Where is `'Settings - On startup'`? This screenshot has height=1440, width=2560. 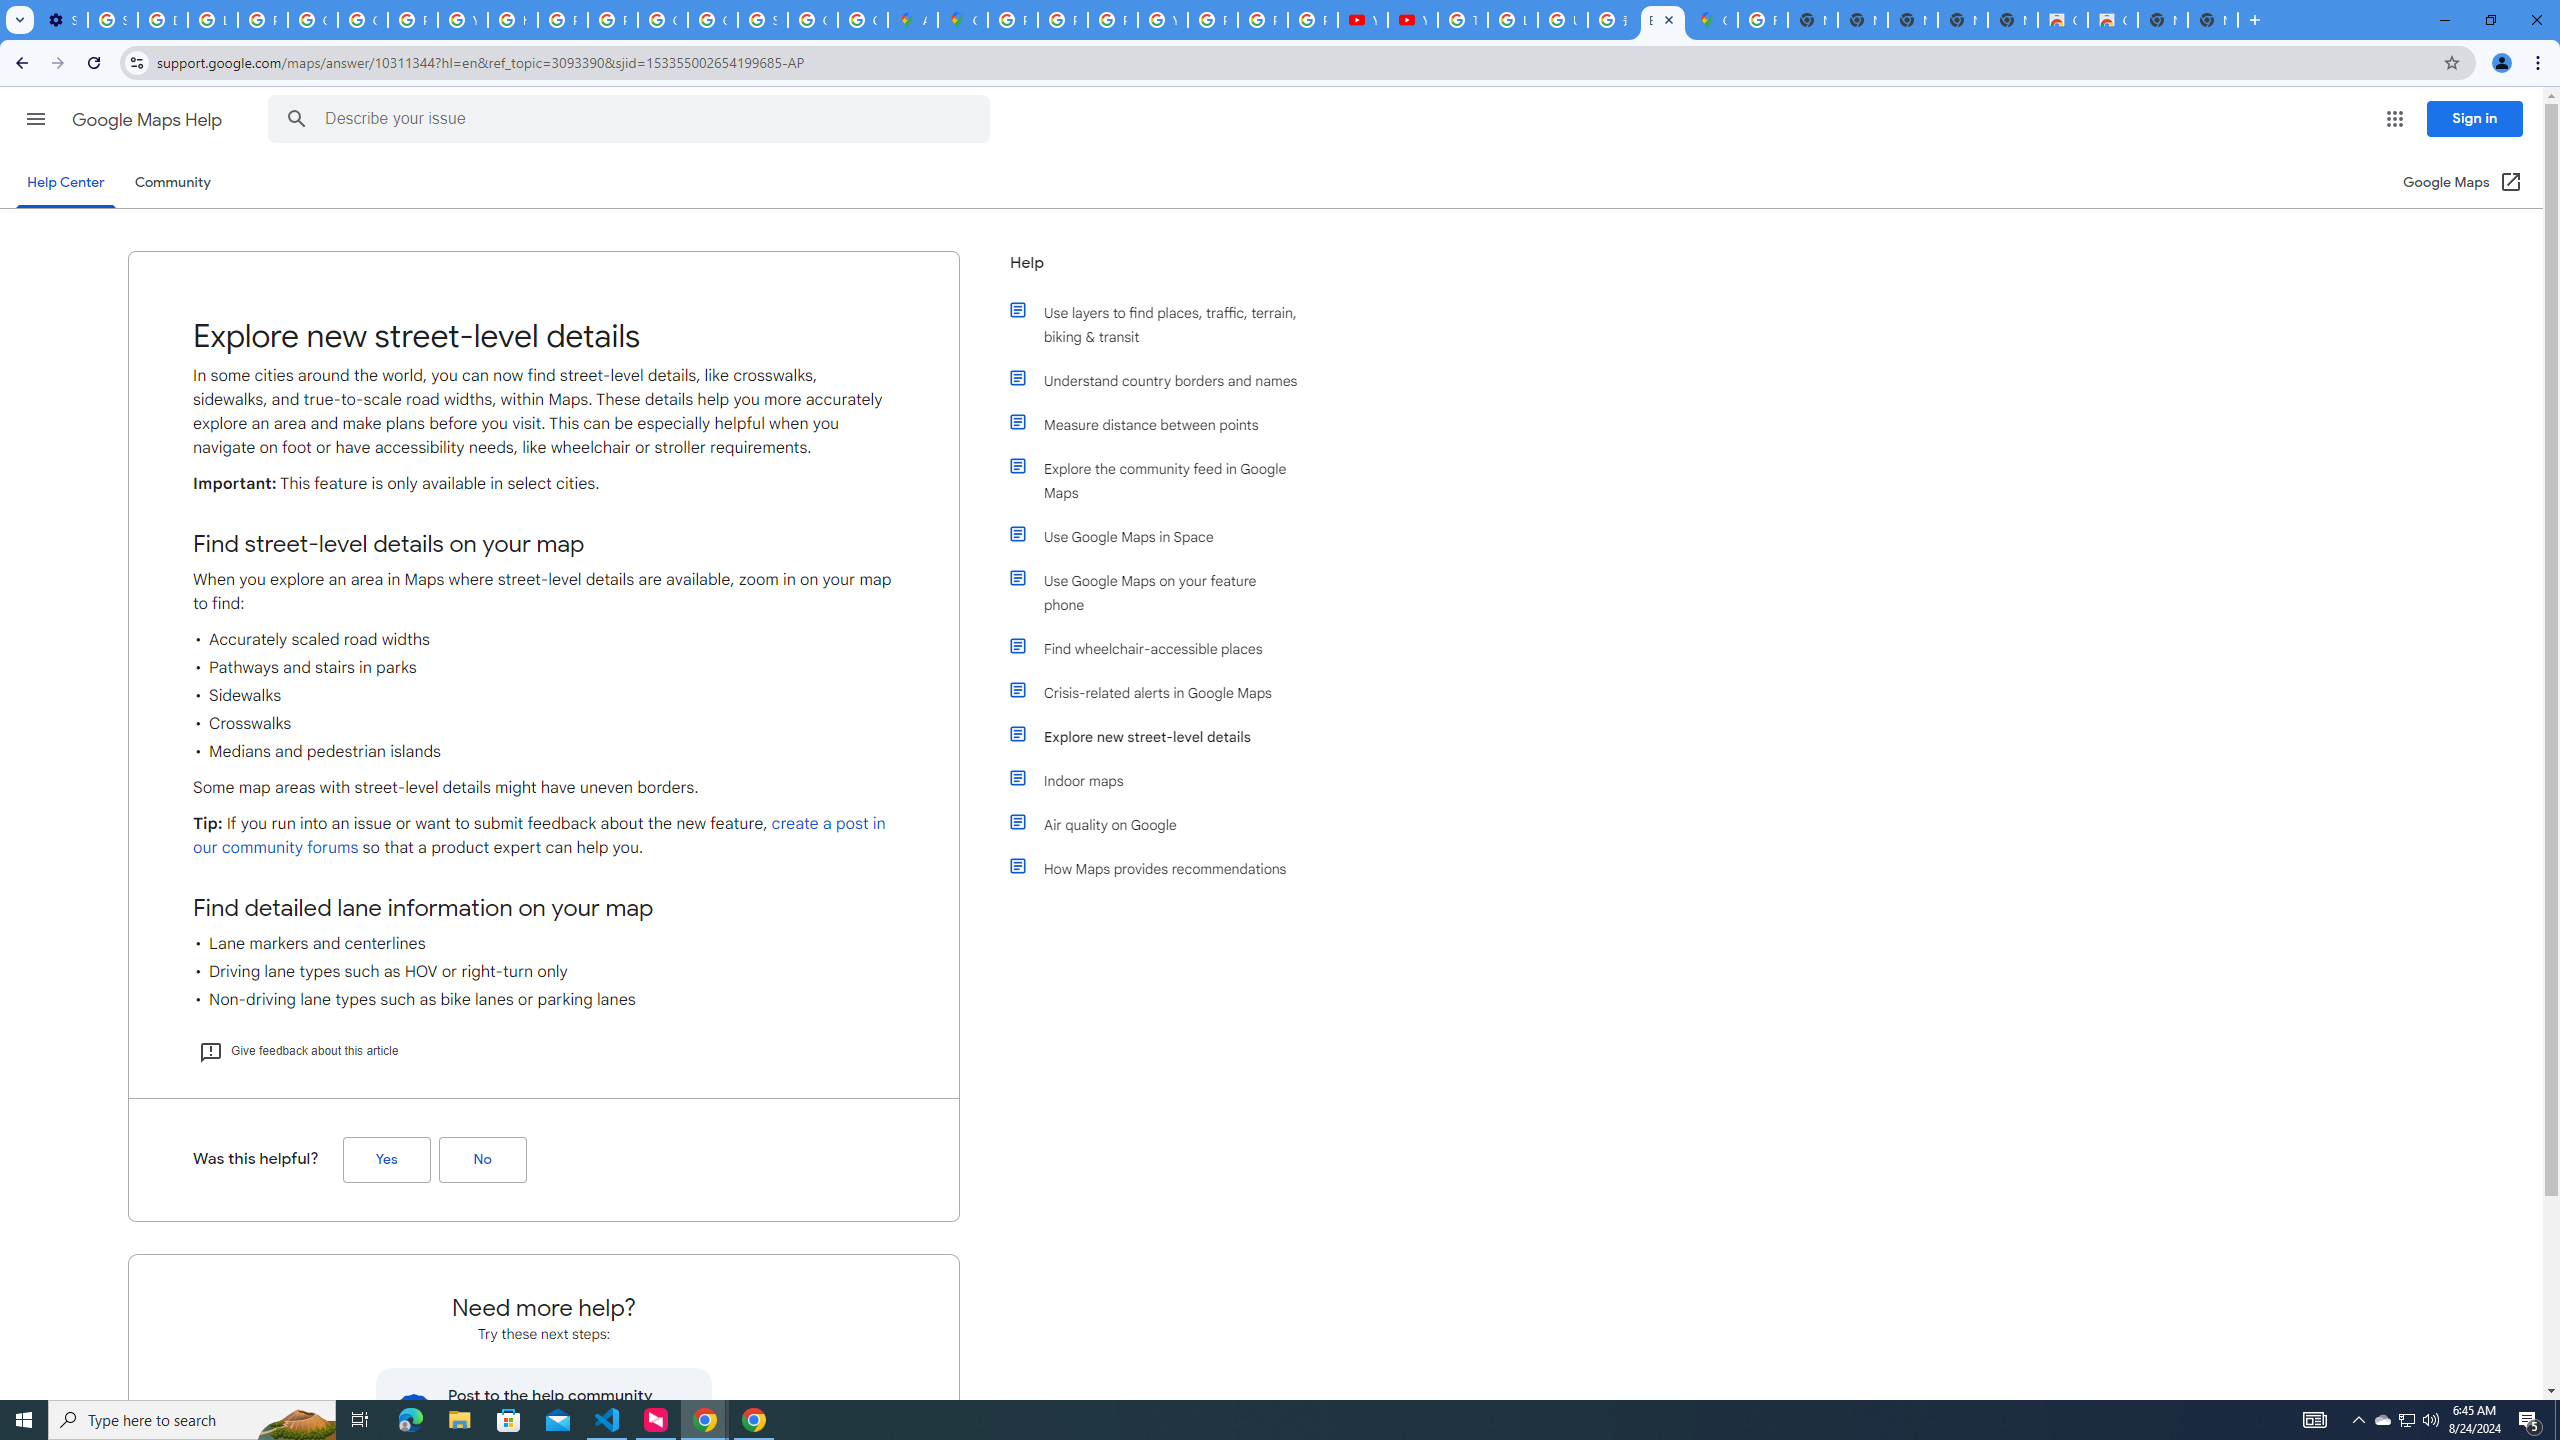 'Settings - On startup' is located at coordinates (61, 19).